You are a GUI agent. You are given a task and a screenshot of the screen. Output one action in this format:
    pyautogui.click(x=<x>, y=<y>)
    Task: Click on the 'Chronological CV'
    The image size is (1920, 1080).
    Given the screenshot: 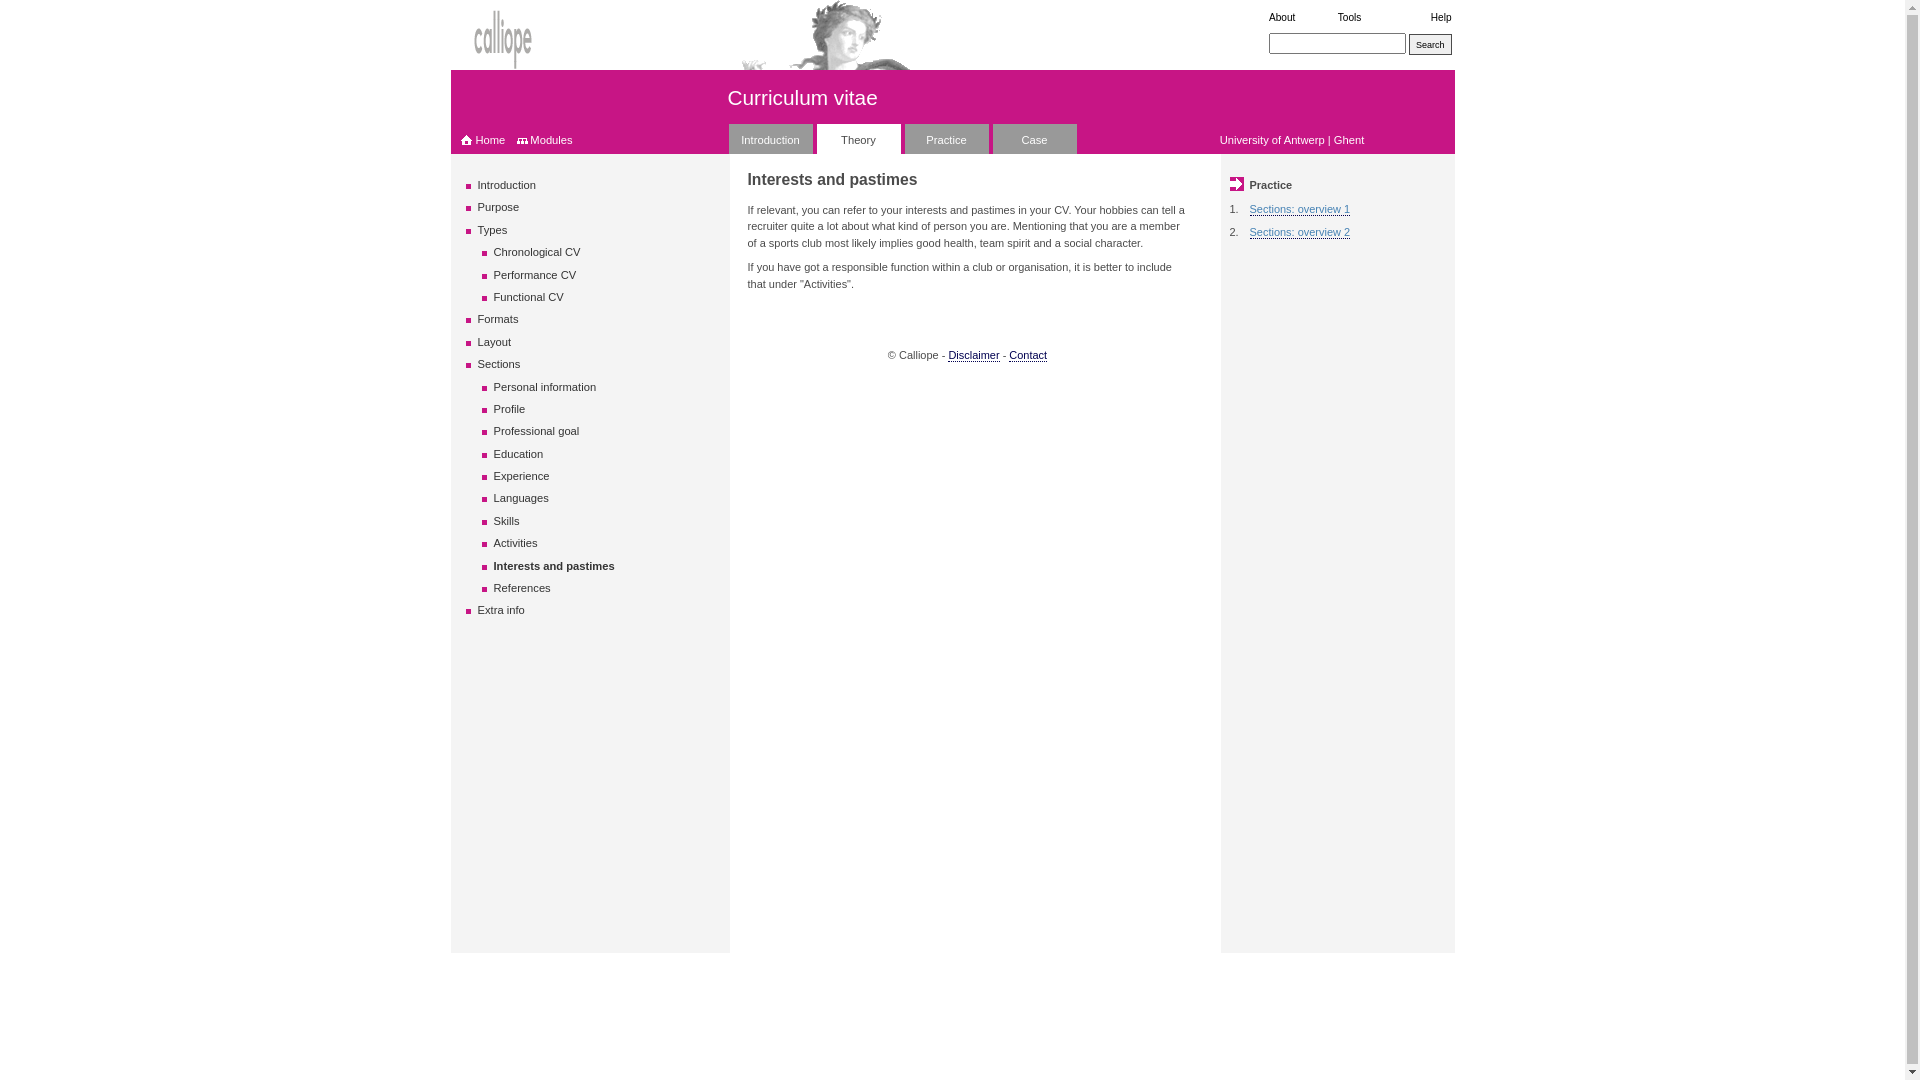 What is the action you would take?
    pyautogui.click(x=537, y=250)
    